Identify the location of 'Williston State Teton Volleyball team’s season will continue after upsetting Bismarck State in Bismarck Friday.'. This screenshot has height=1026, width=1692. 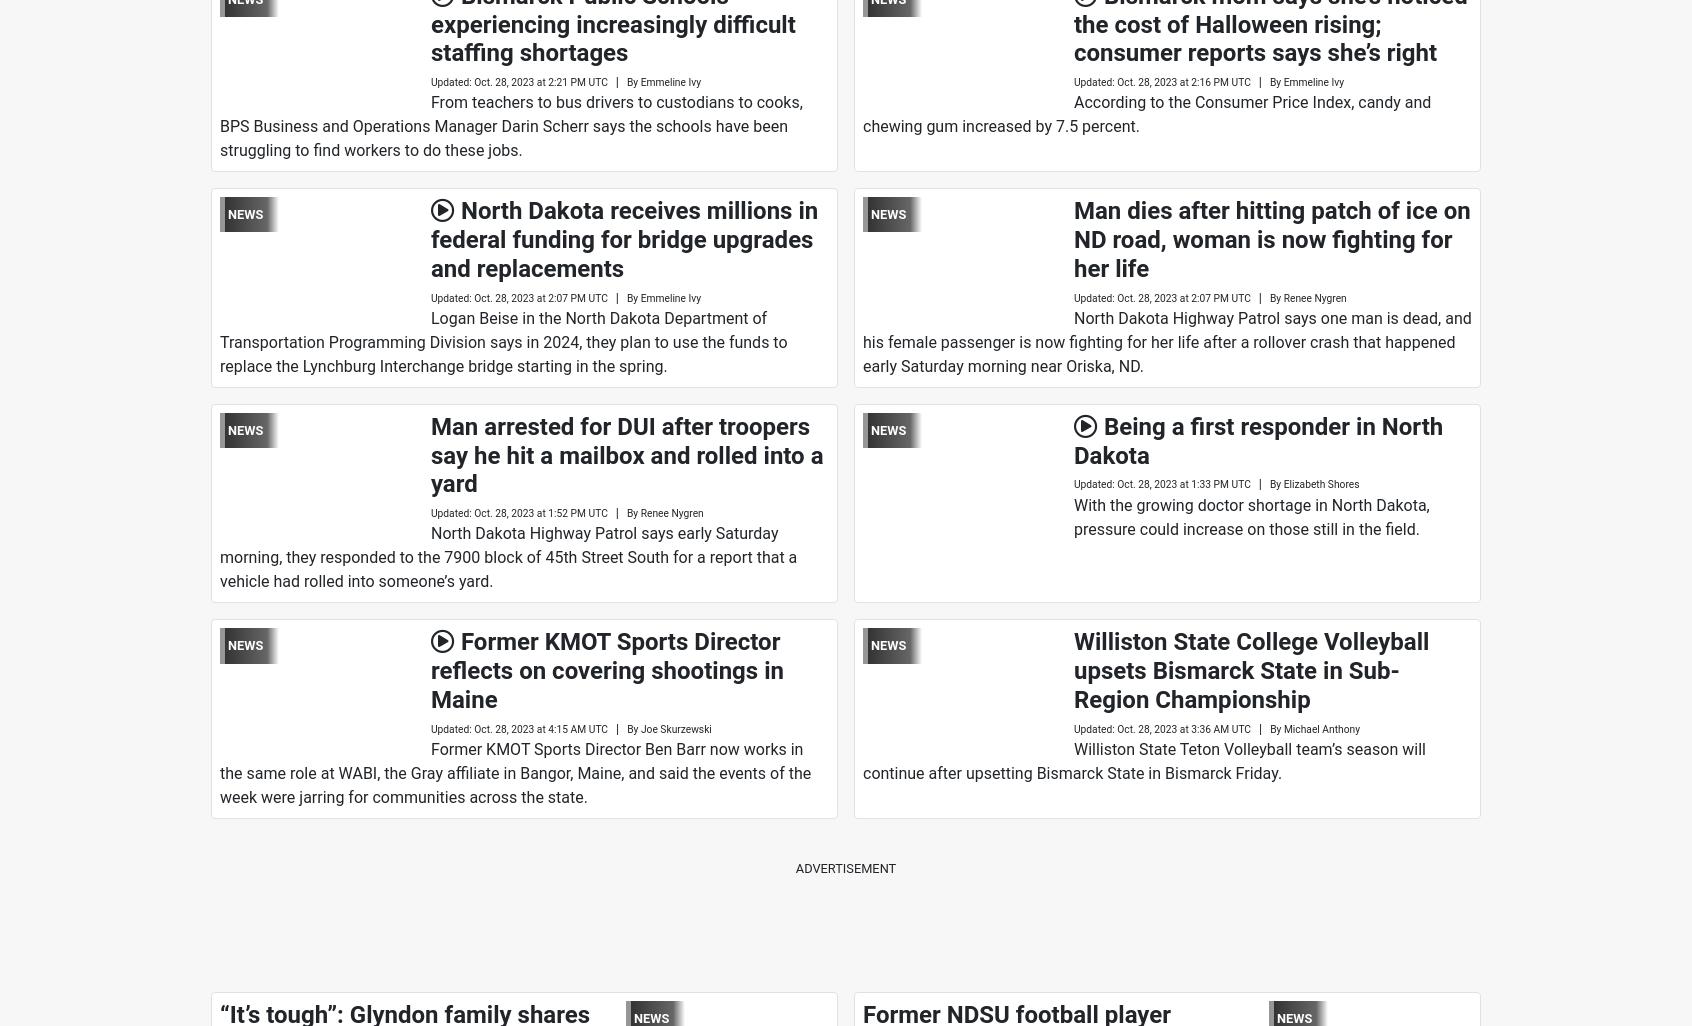
(1142, 761).